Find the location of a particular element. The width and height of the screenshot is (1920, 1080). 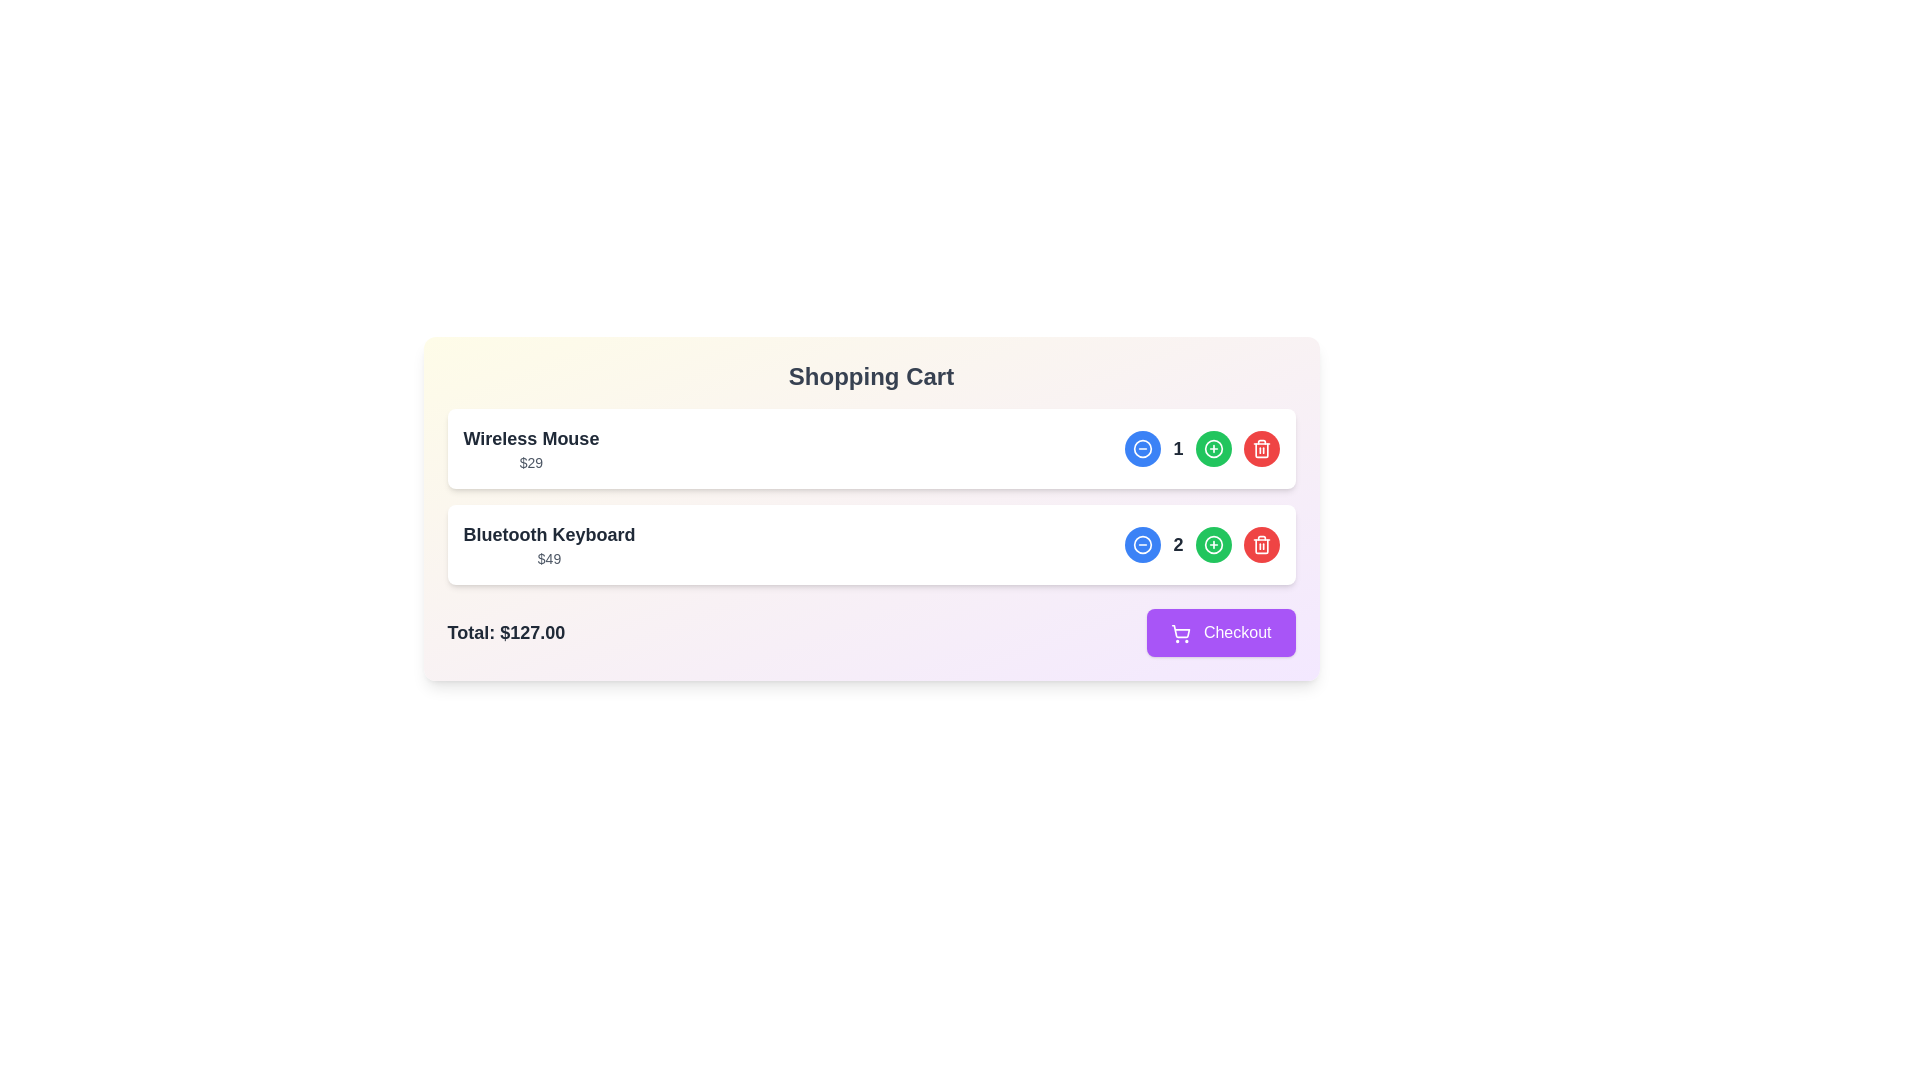

the static text label displaying the bold, large-sized number '1' in gray color, located in the first item's row of the shopping cart list is located at coordinates (1178, 447).